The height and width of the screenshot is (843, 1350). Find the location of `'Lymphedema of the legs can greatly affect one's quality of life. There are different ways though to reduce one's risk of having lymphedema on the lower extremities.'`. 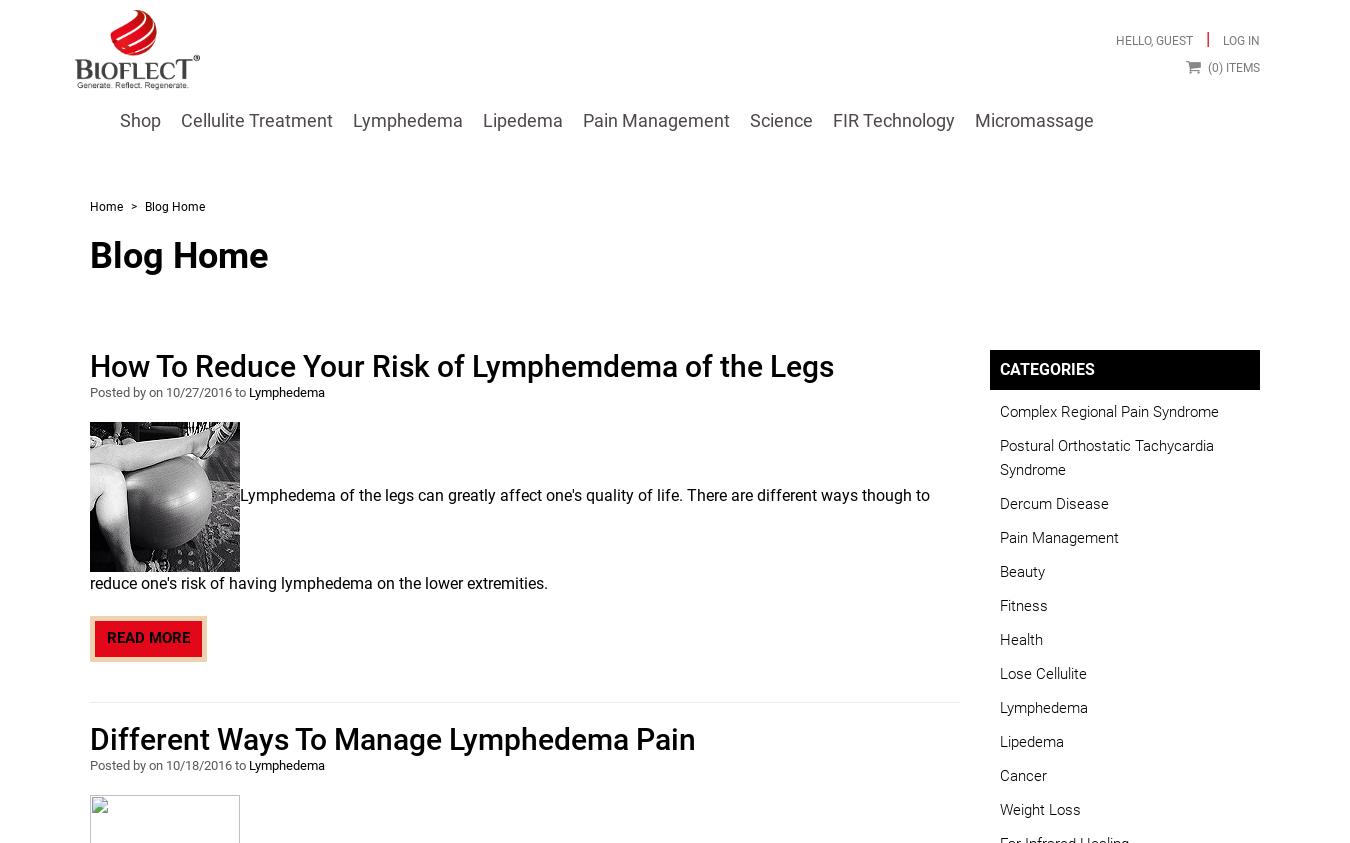

'Lymphedema of the legs can greatly affect one's quality of life. There are different ways though to reduce one's risk of having lymphedema on the lower extremities.' is located at coordinates (509, 539).